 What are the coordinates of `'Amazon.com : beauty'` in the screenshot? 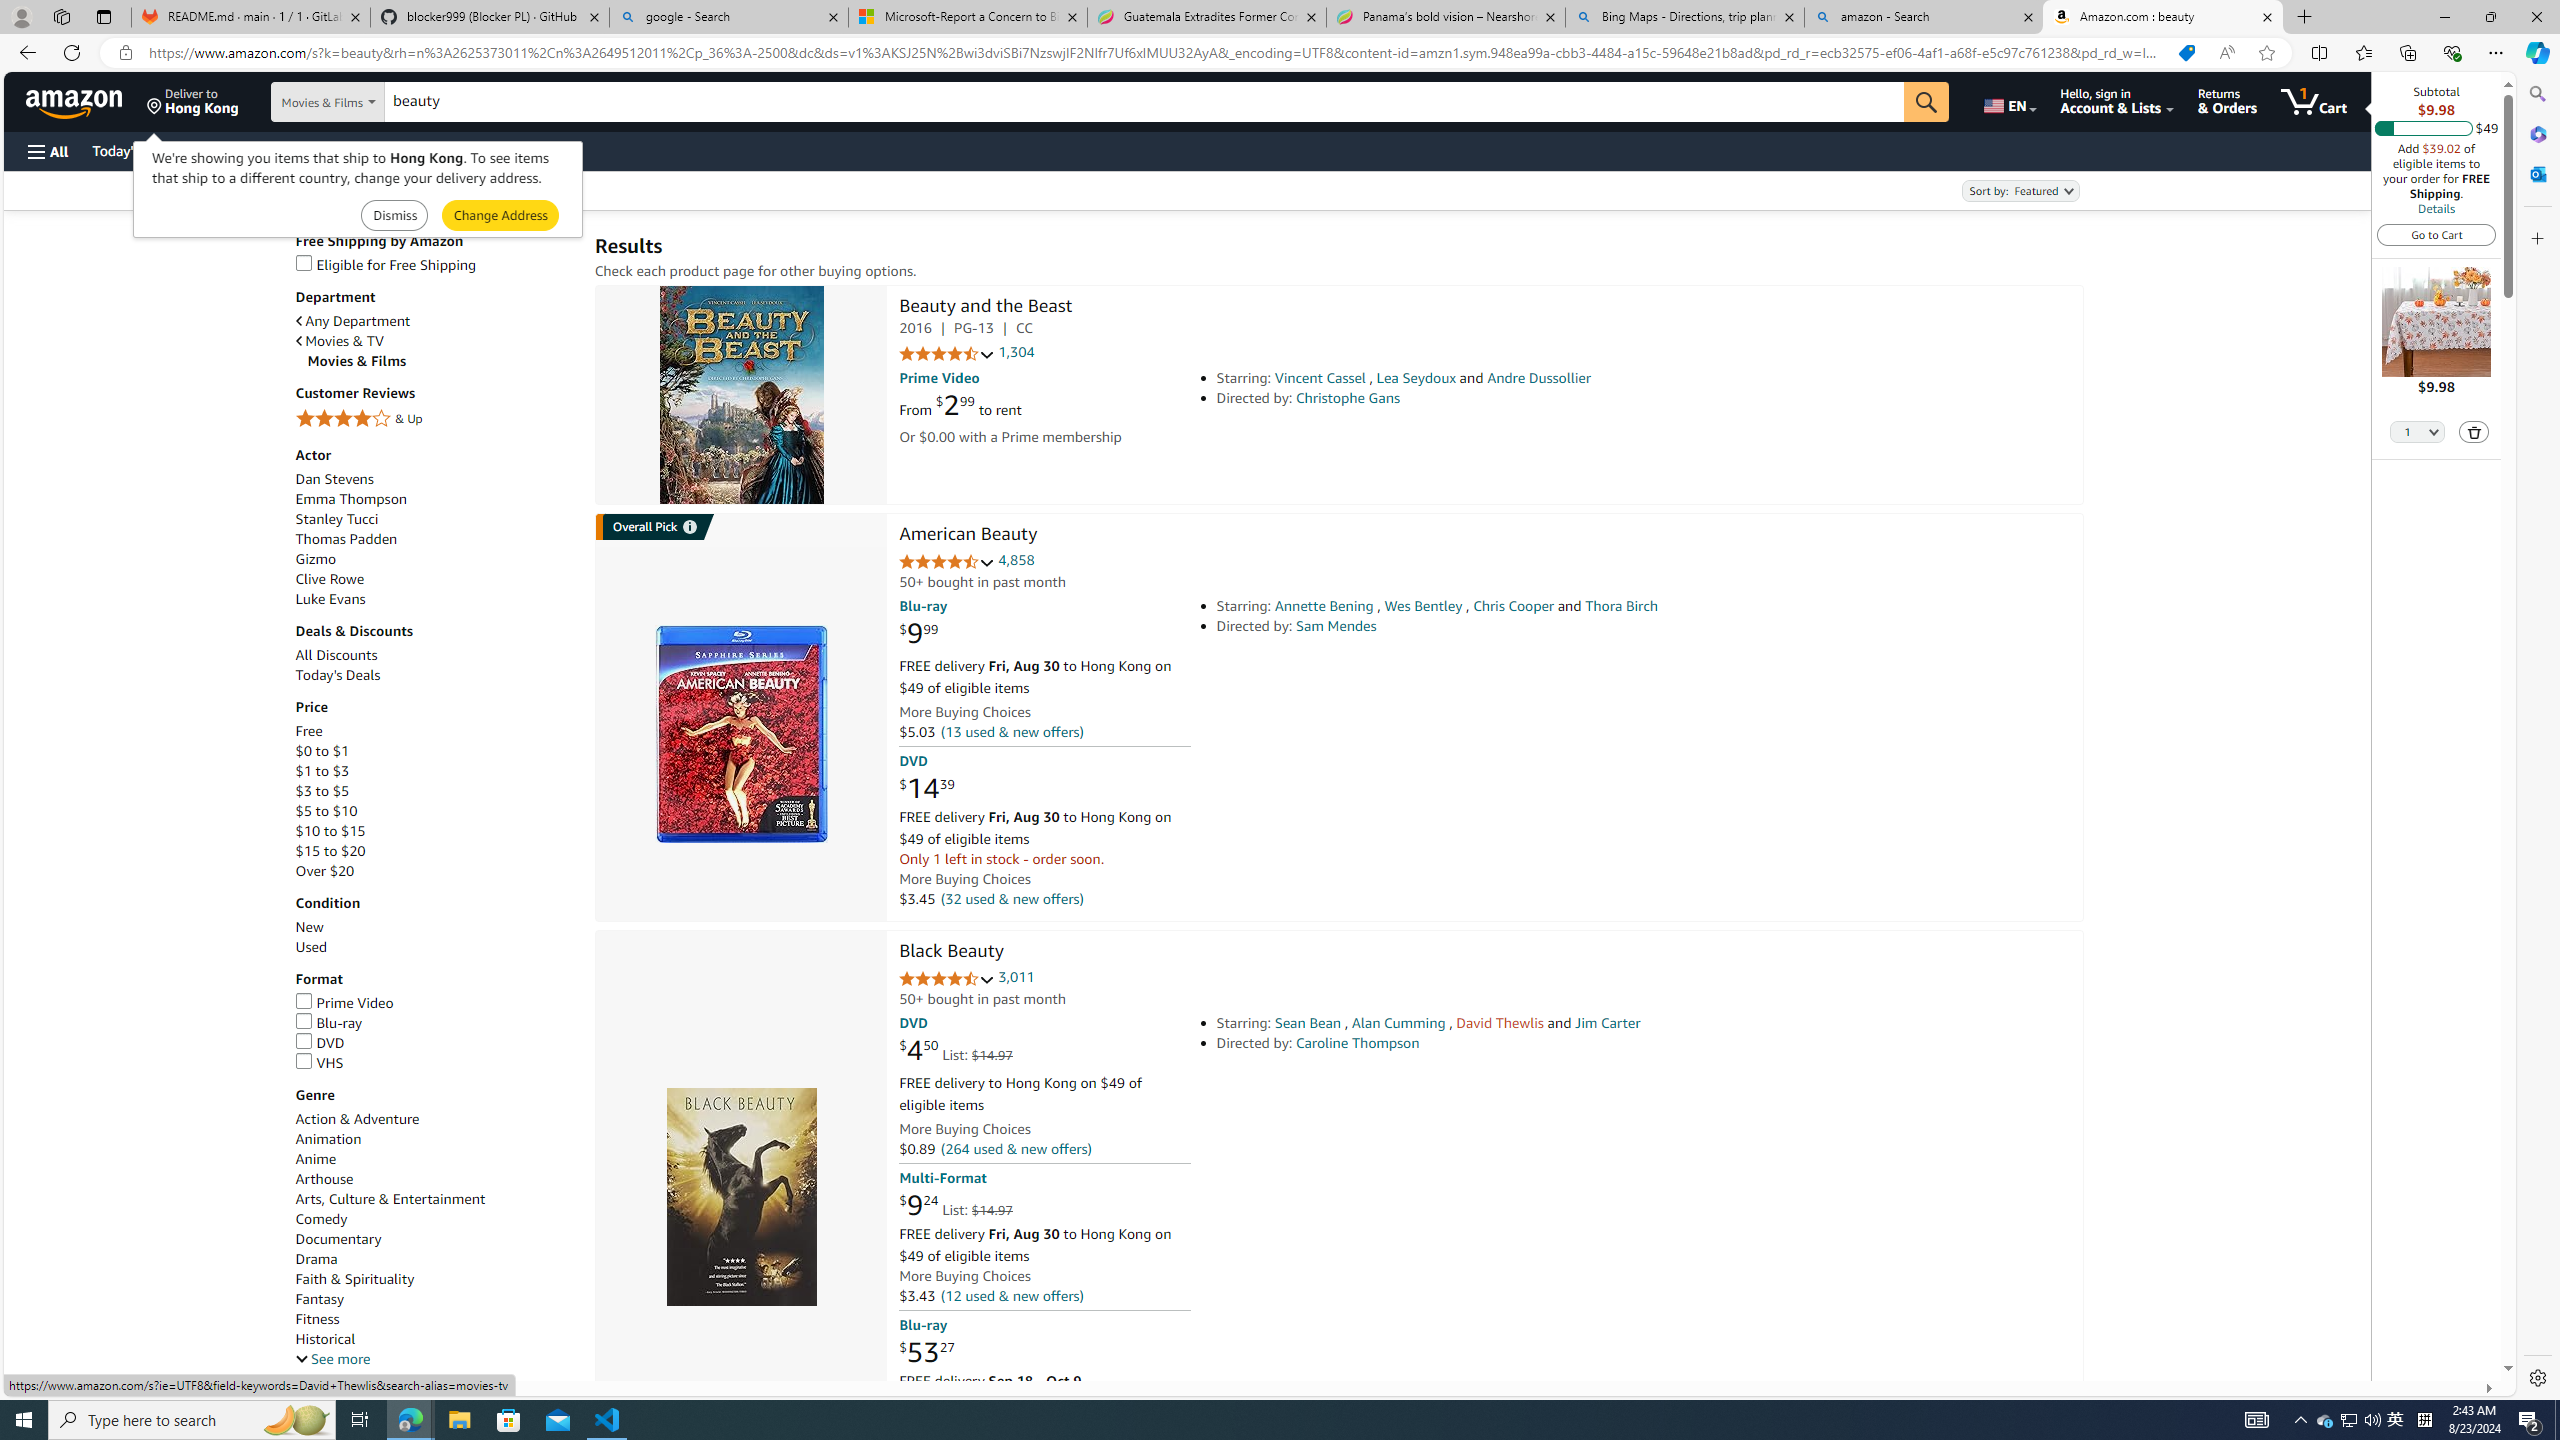 It's located at (2162, 16).